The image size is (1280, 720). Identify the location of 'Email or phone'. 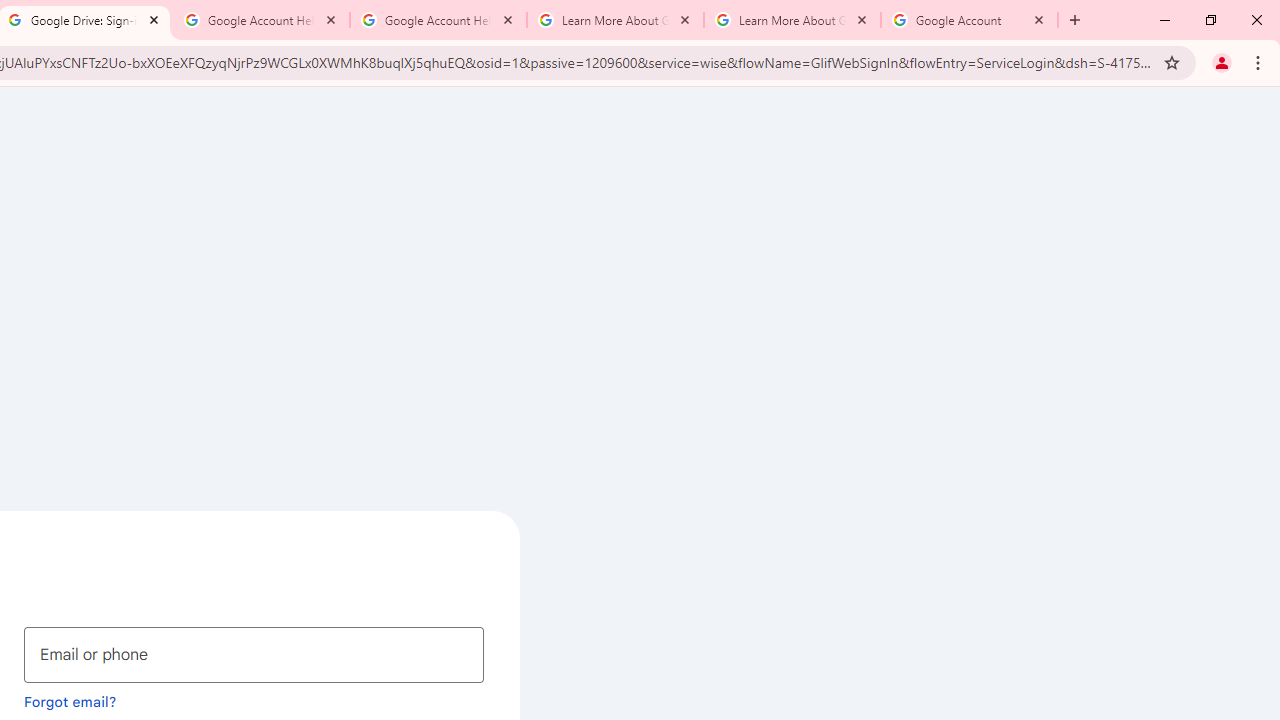
(253, 654).